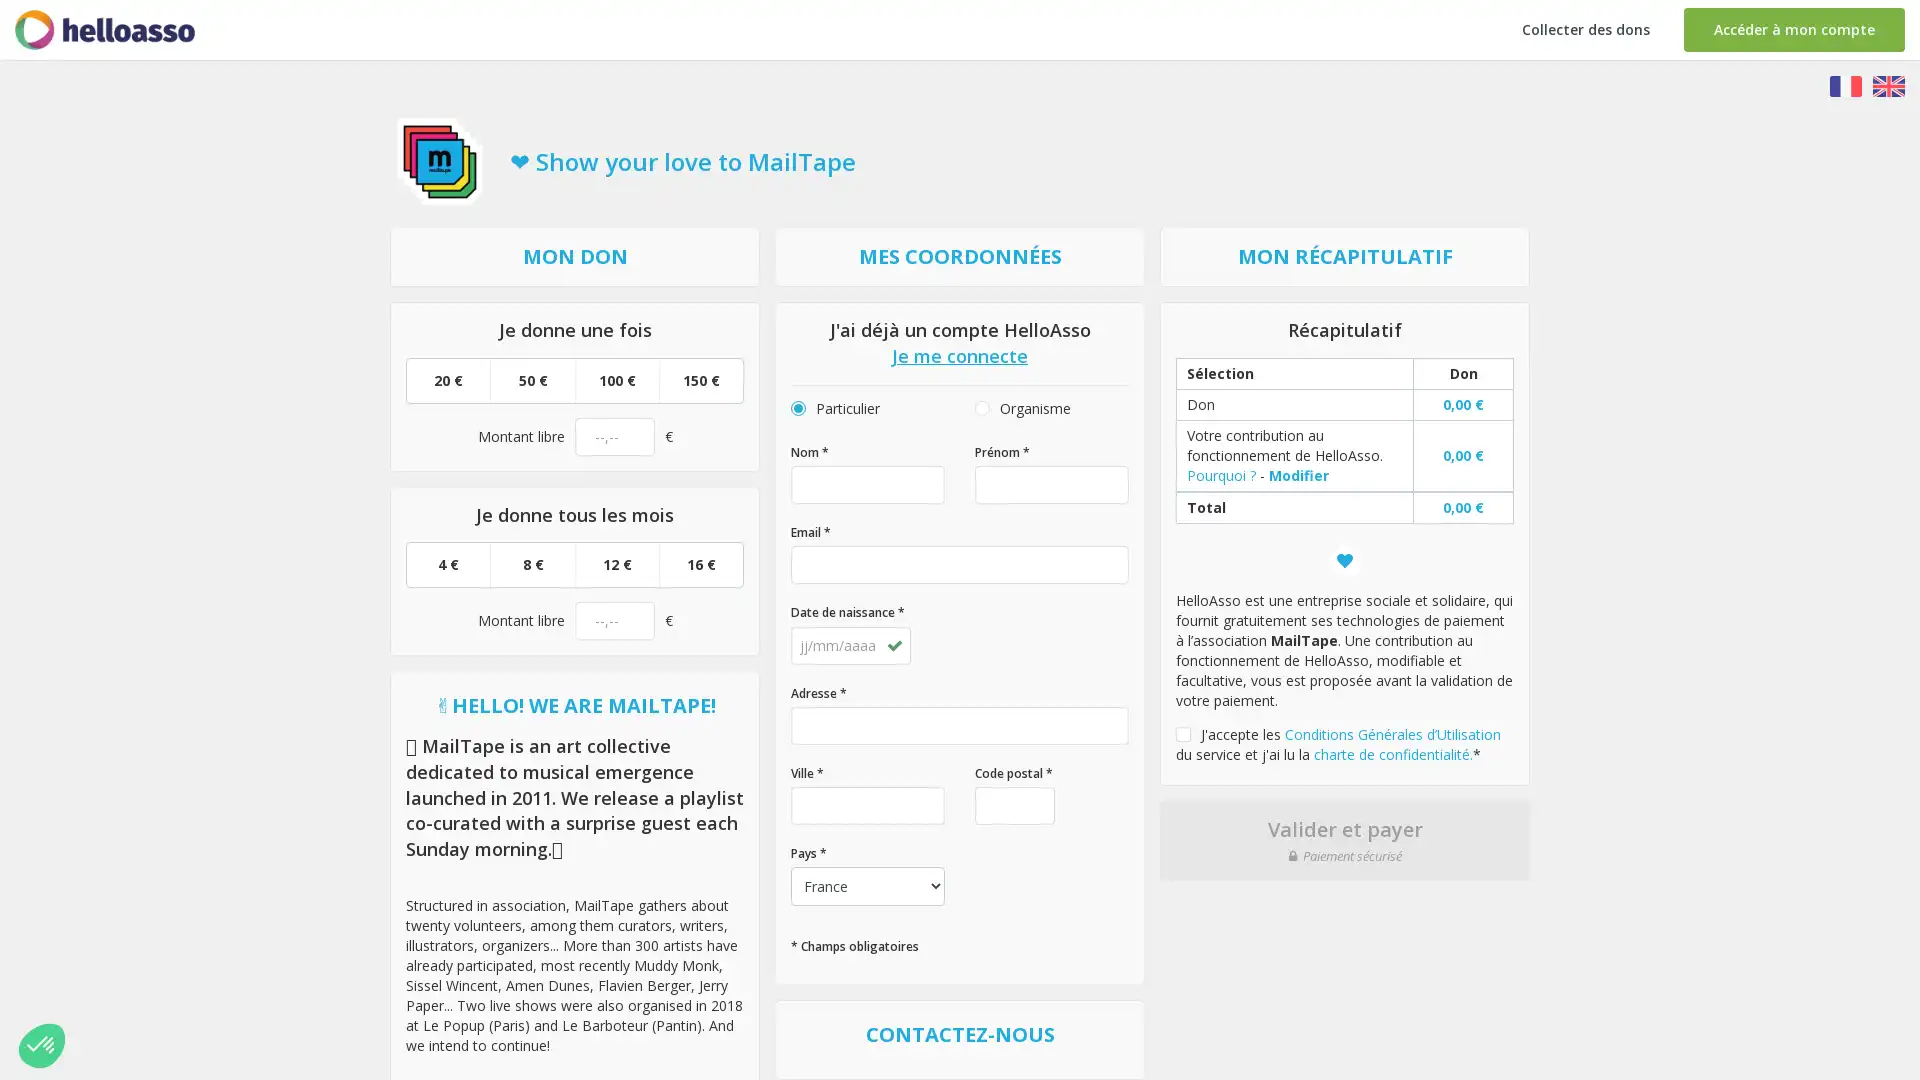  I want to click on Non merci, so click(89, 978).